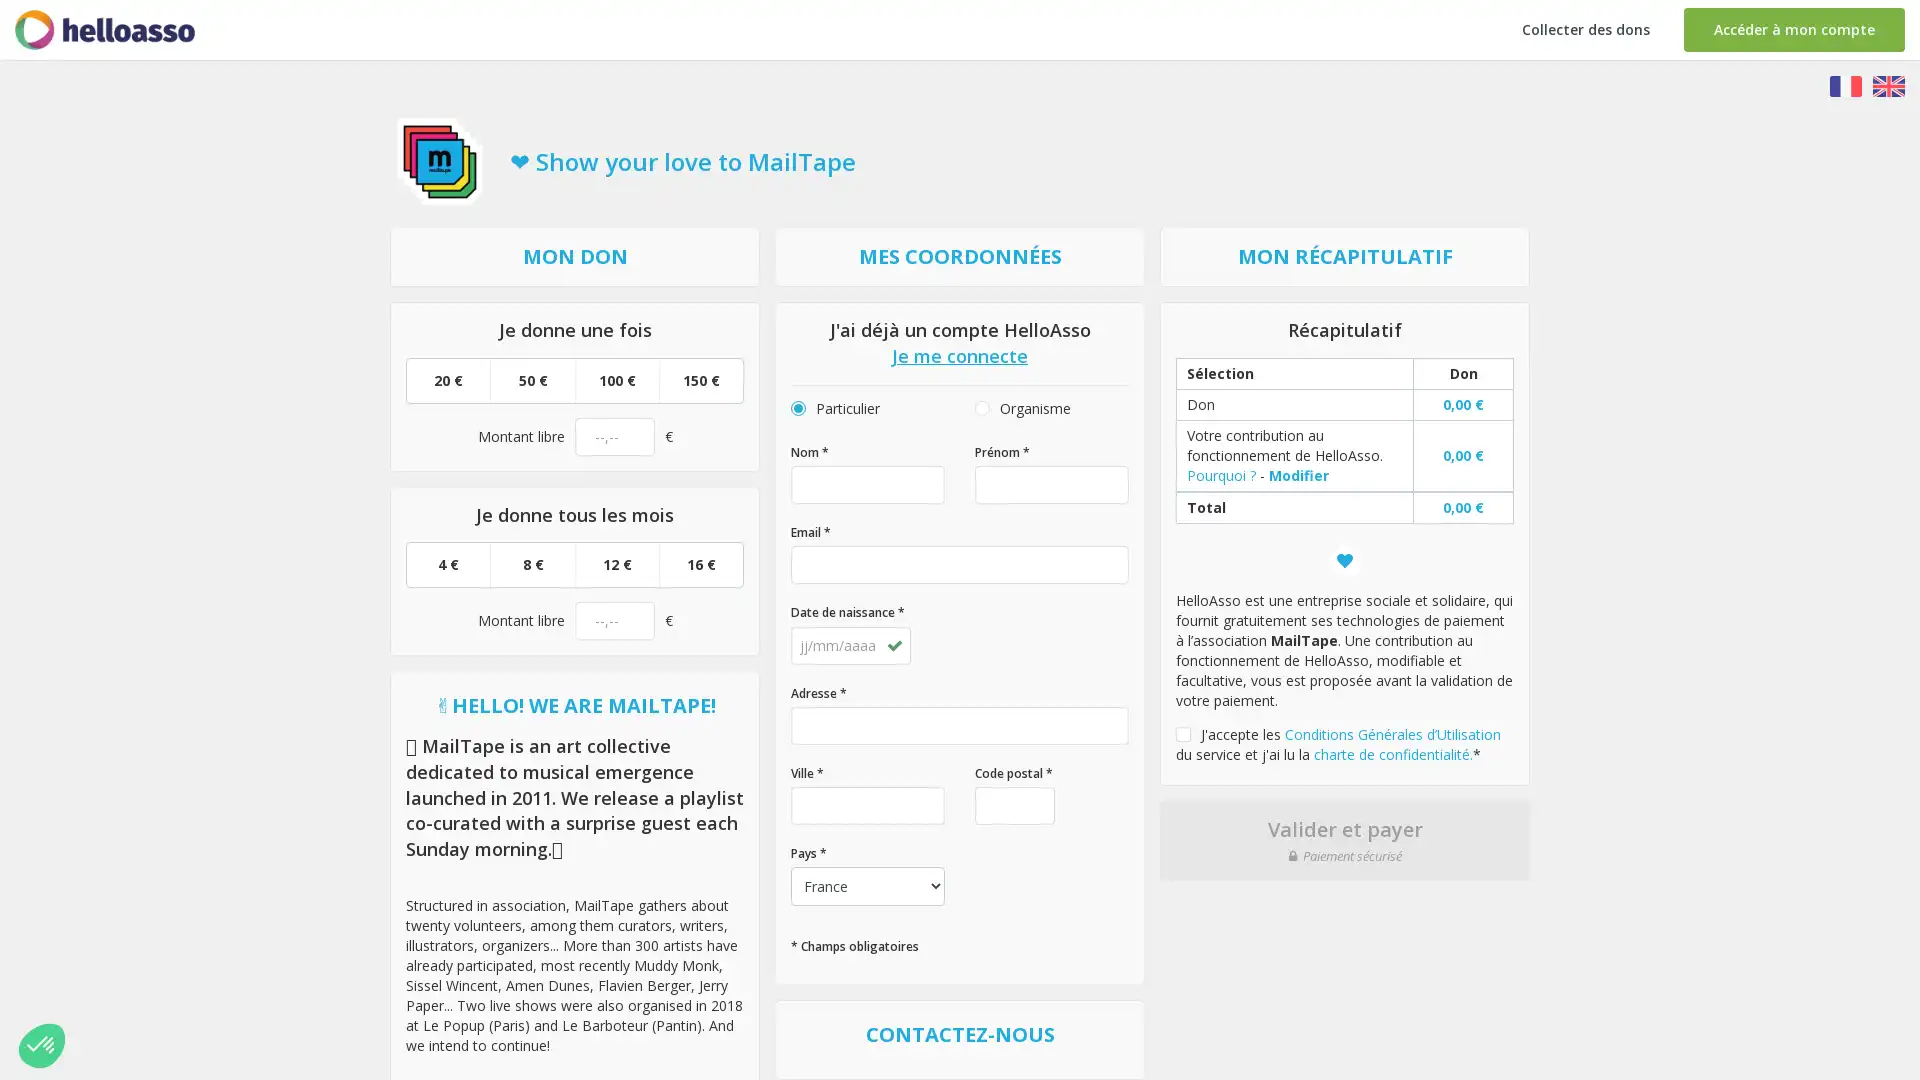  I want to click on Non merci, so click(89, 978).